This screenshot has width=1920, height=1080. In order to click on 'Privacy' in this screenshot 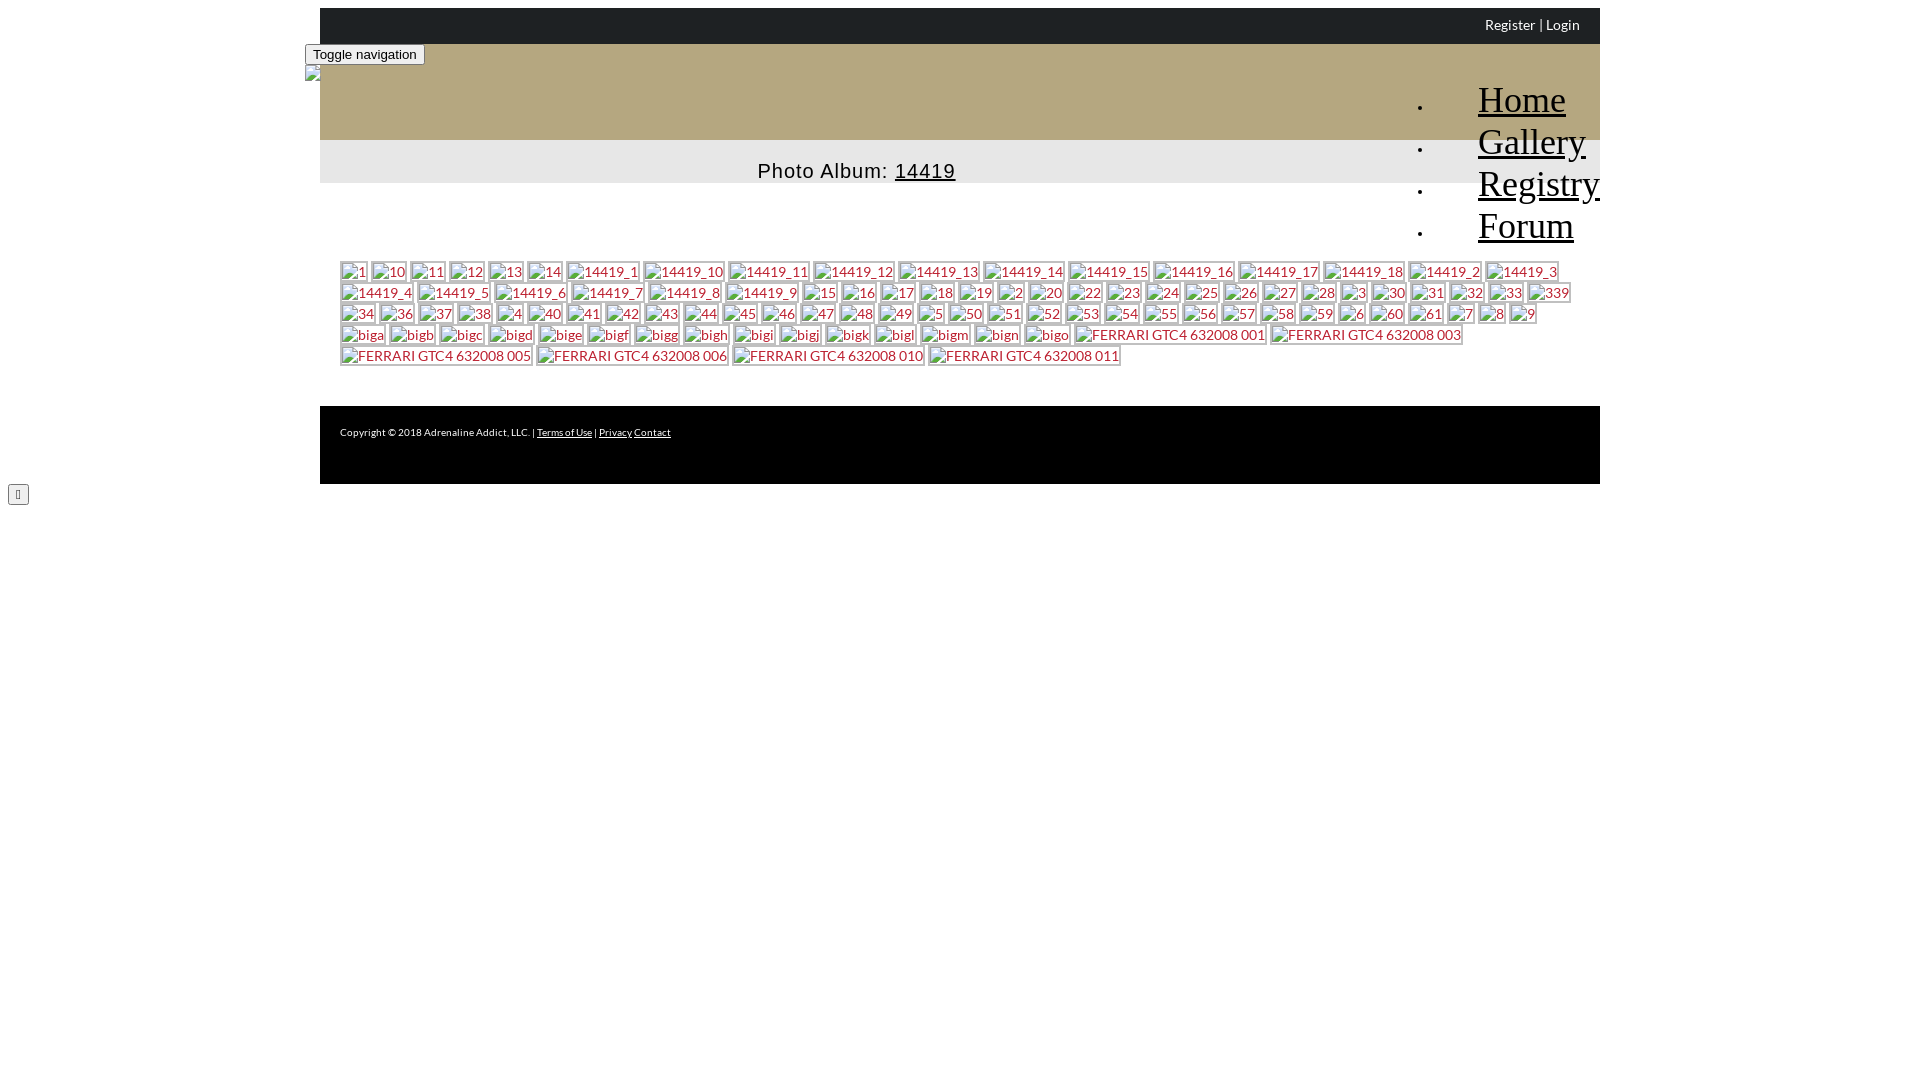, I will do `click(614, 431)`.